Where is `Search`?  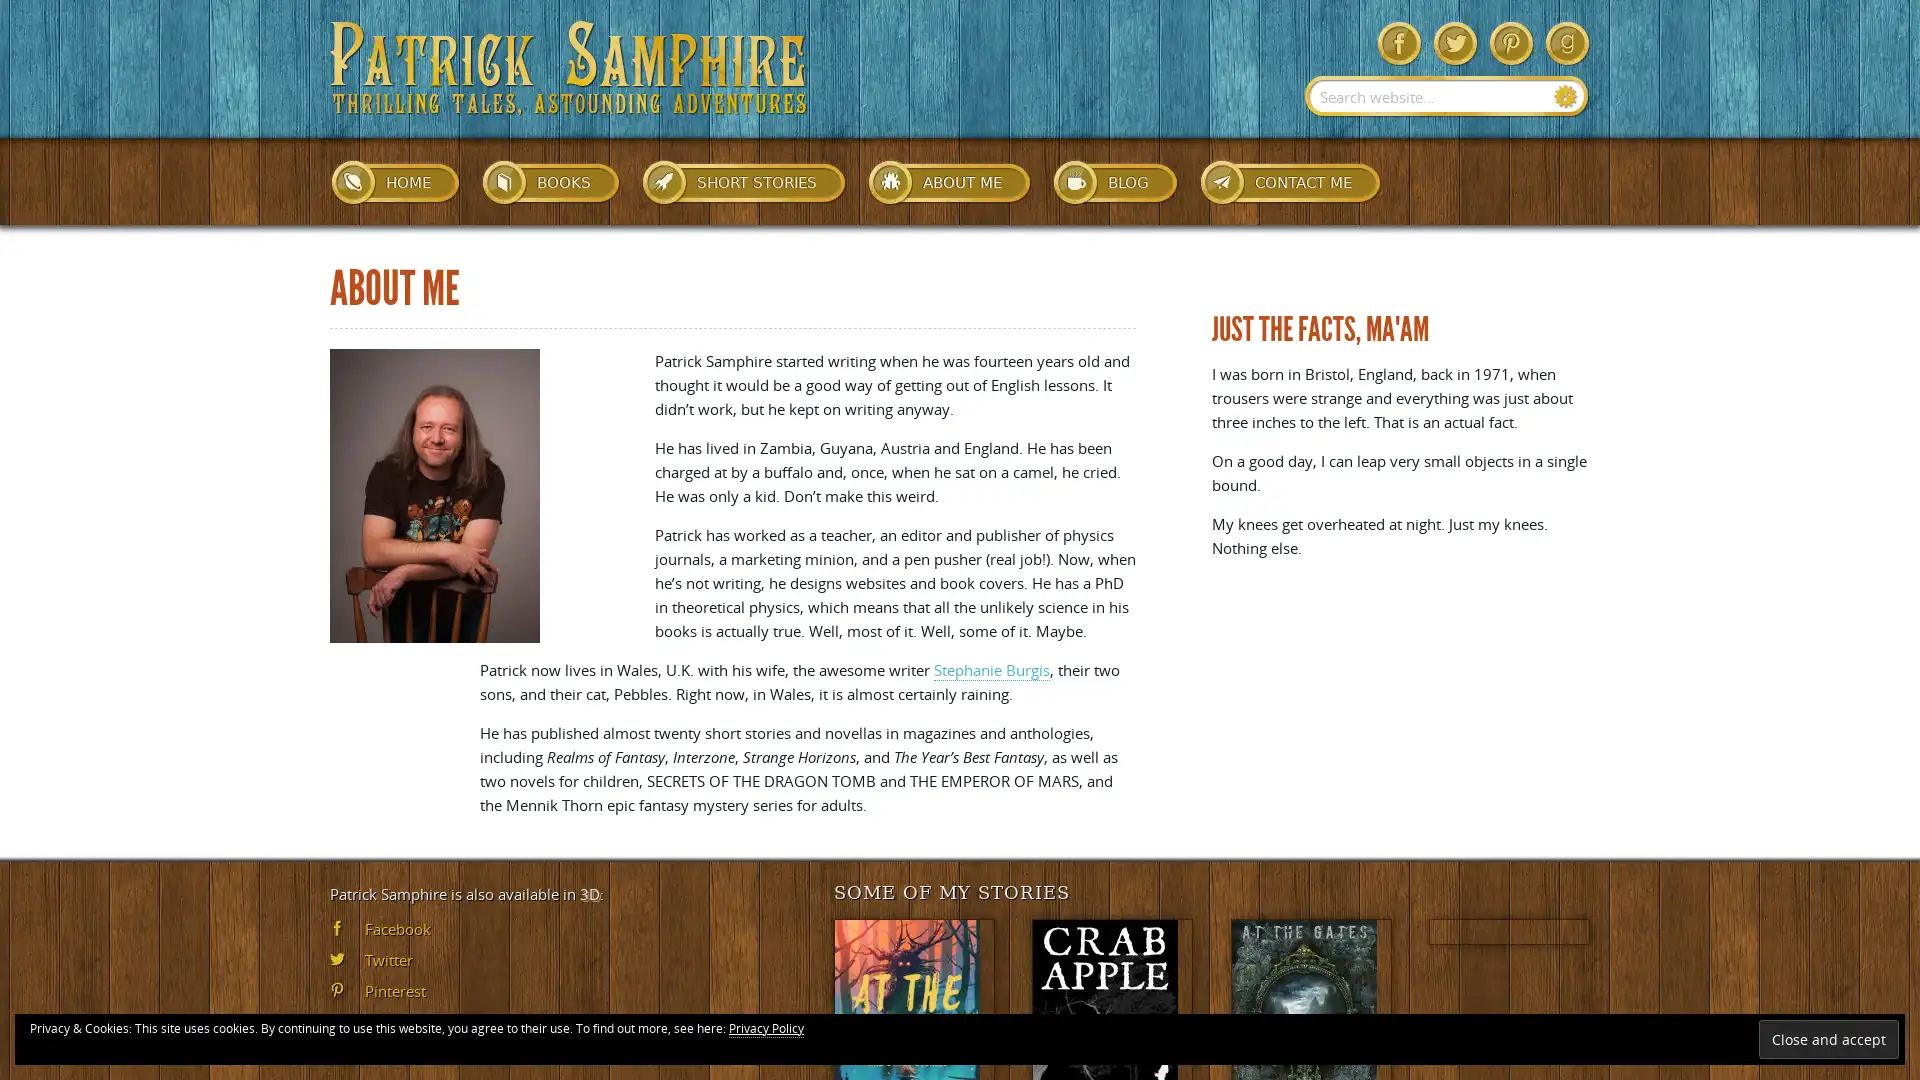
Search is located at coordinates (1565, 96).